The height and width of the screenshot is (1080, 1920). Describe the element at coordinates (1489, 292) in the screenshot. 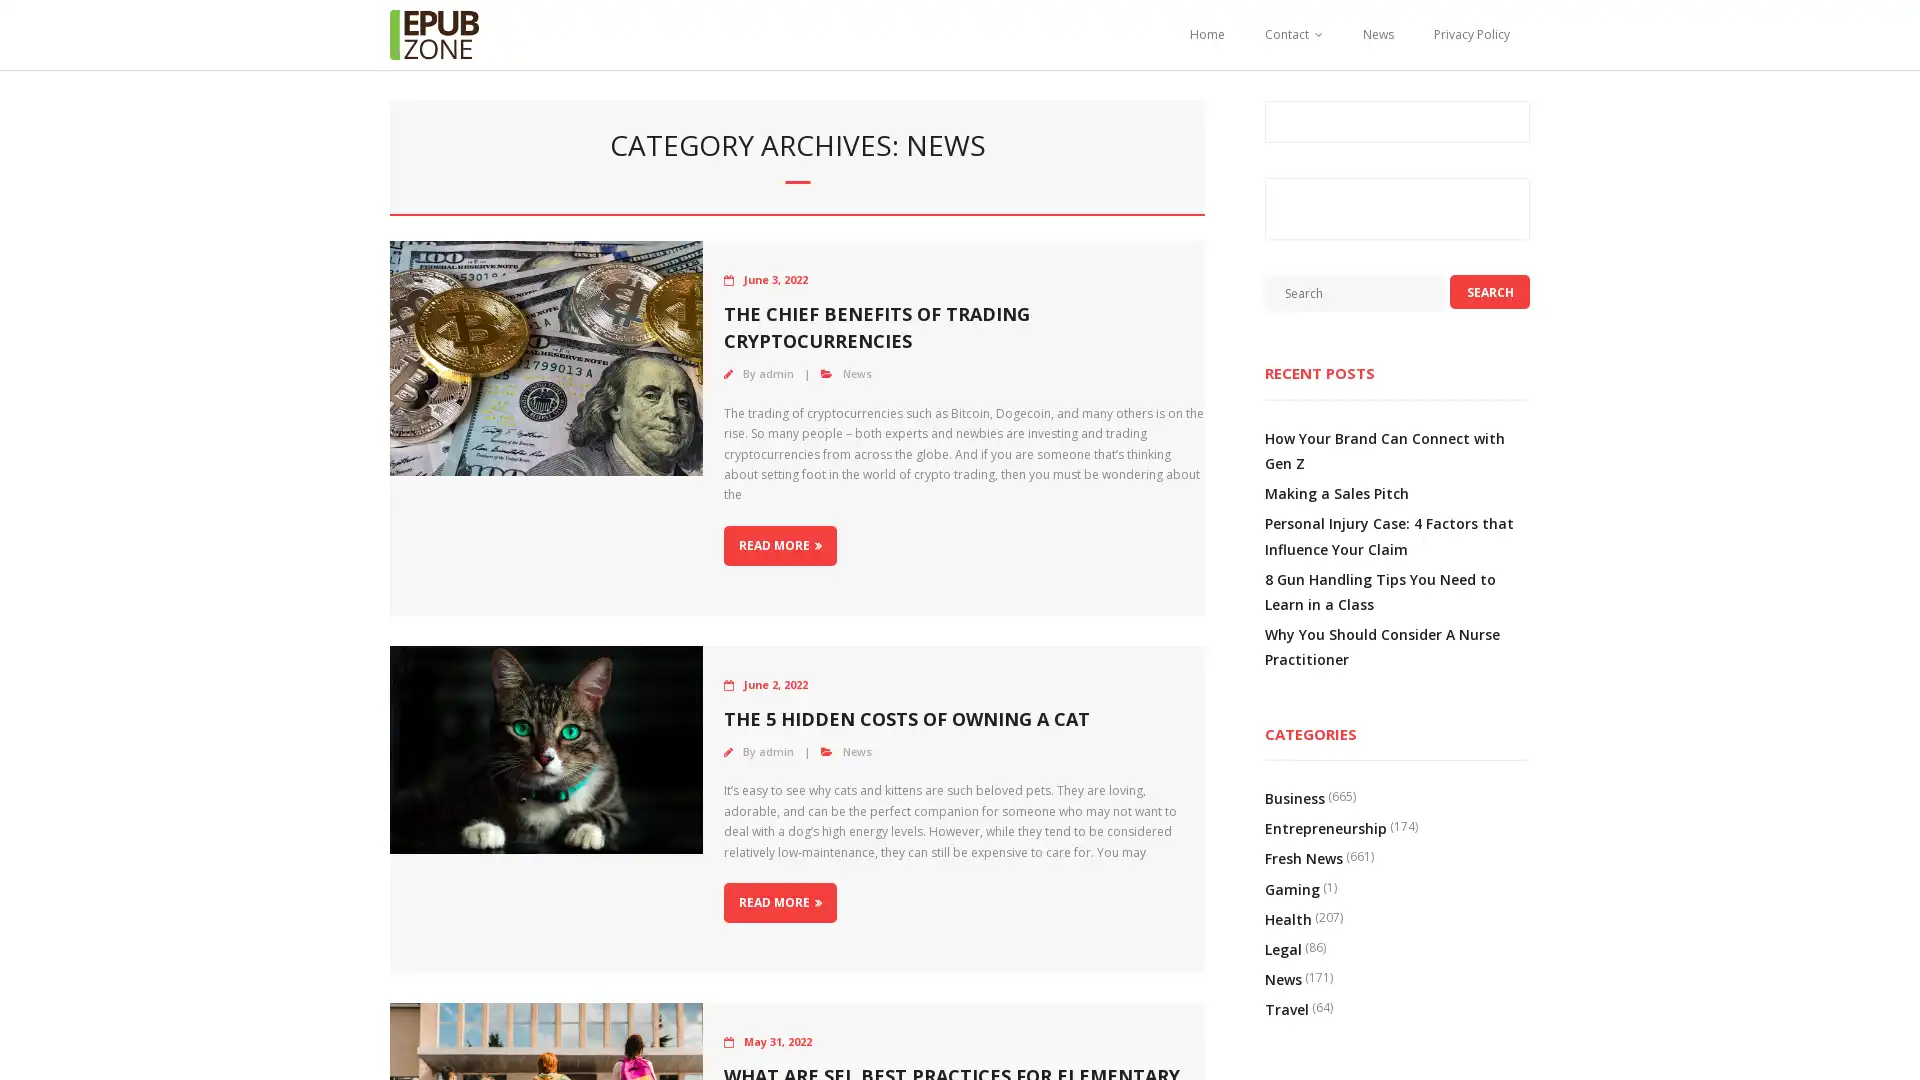

I see `Search` at that location.